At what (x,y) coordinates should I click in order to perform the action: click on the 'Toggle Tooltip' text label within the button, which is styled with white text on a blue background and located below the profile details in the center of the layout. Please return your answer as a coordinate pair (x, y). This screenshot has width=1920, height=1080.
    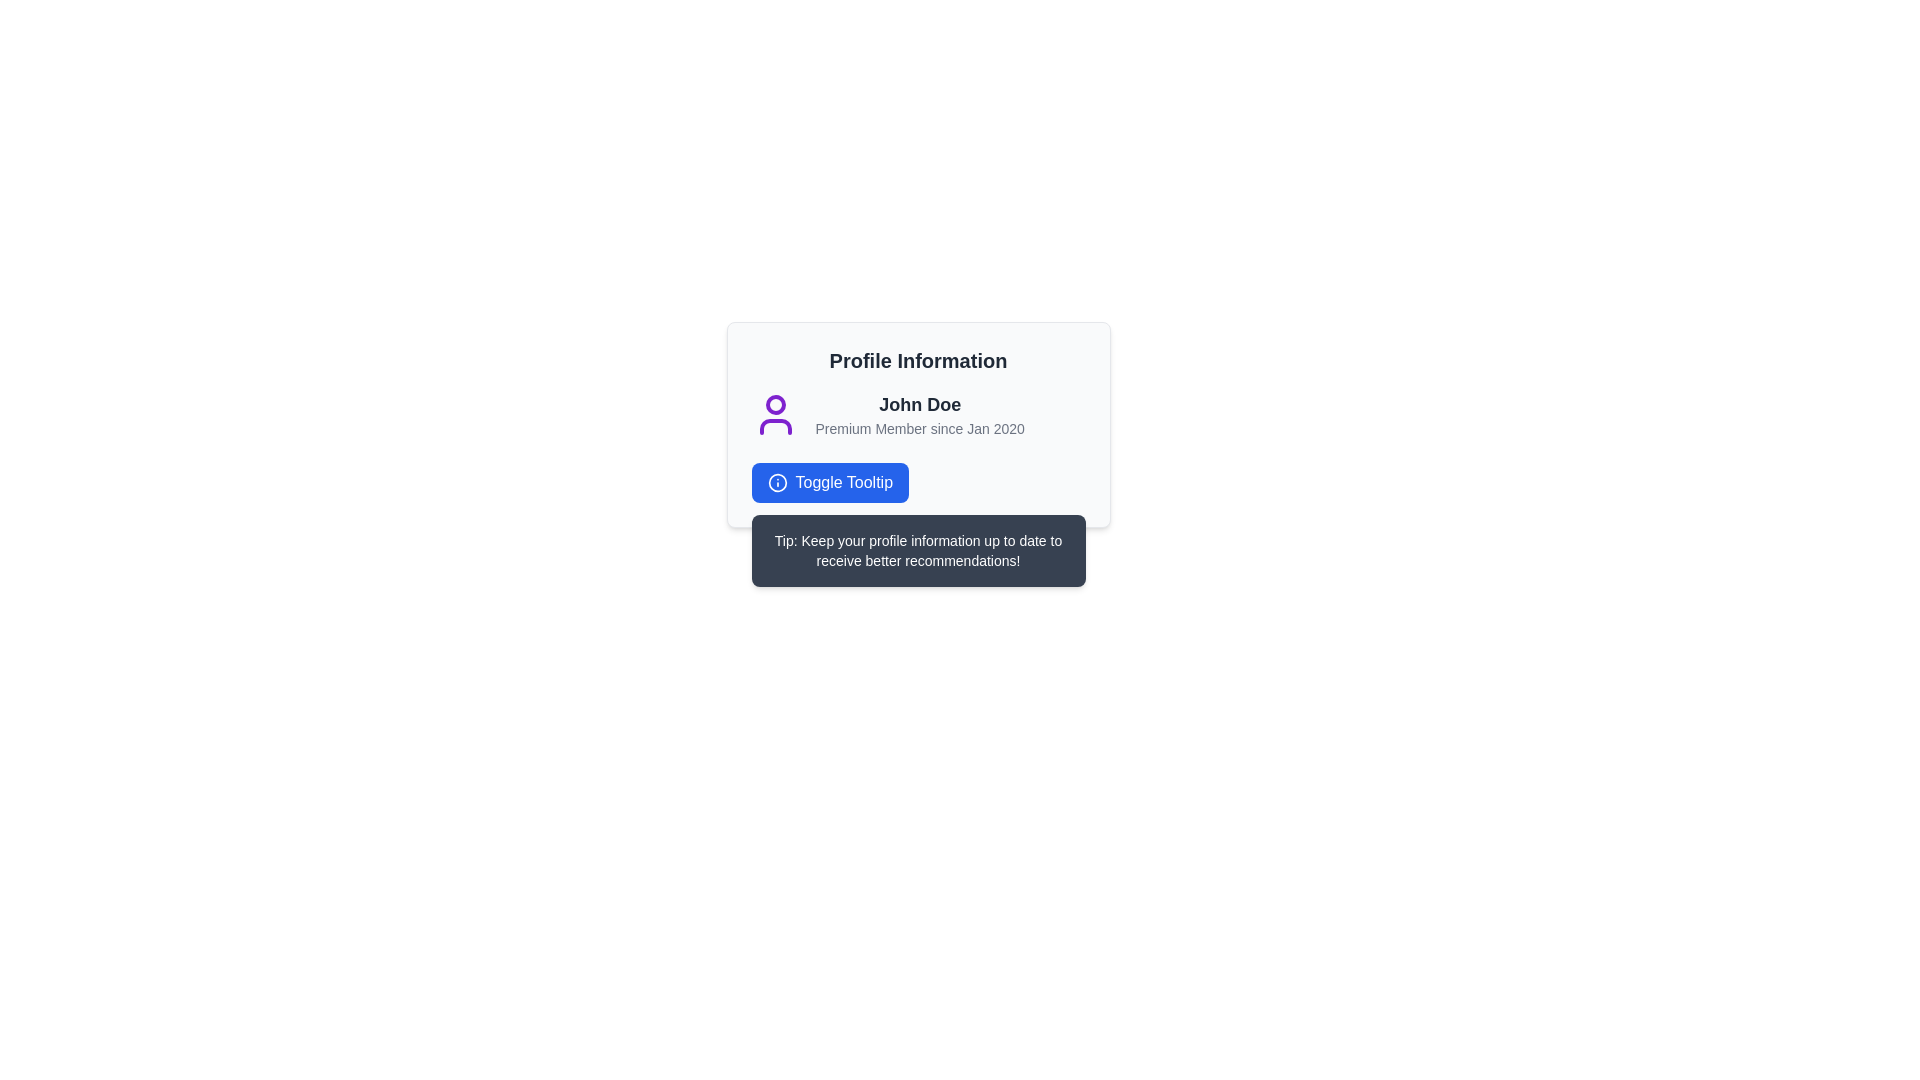
    Looking at the image, I should click on (844, 482).